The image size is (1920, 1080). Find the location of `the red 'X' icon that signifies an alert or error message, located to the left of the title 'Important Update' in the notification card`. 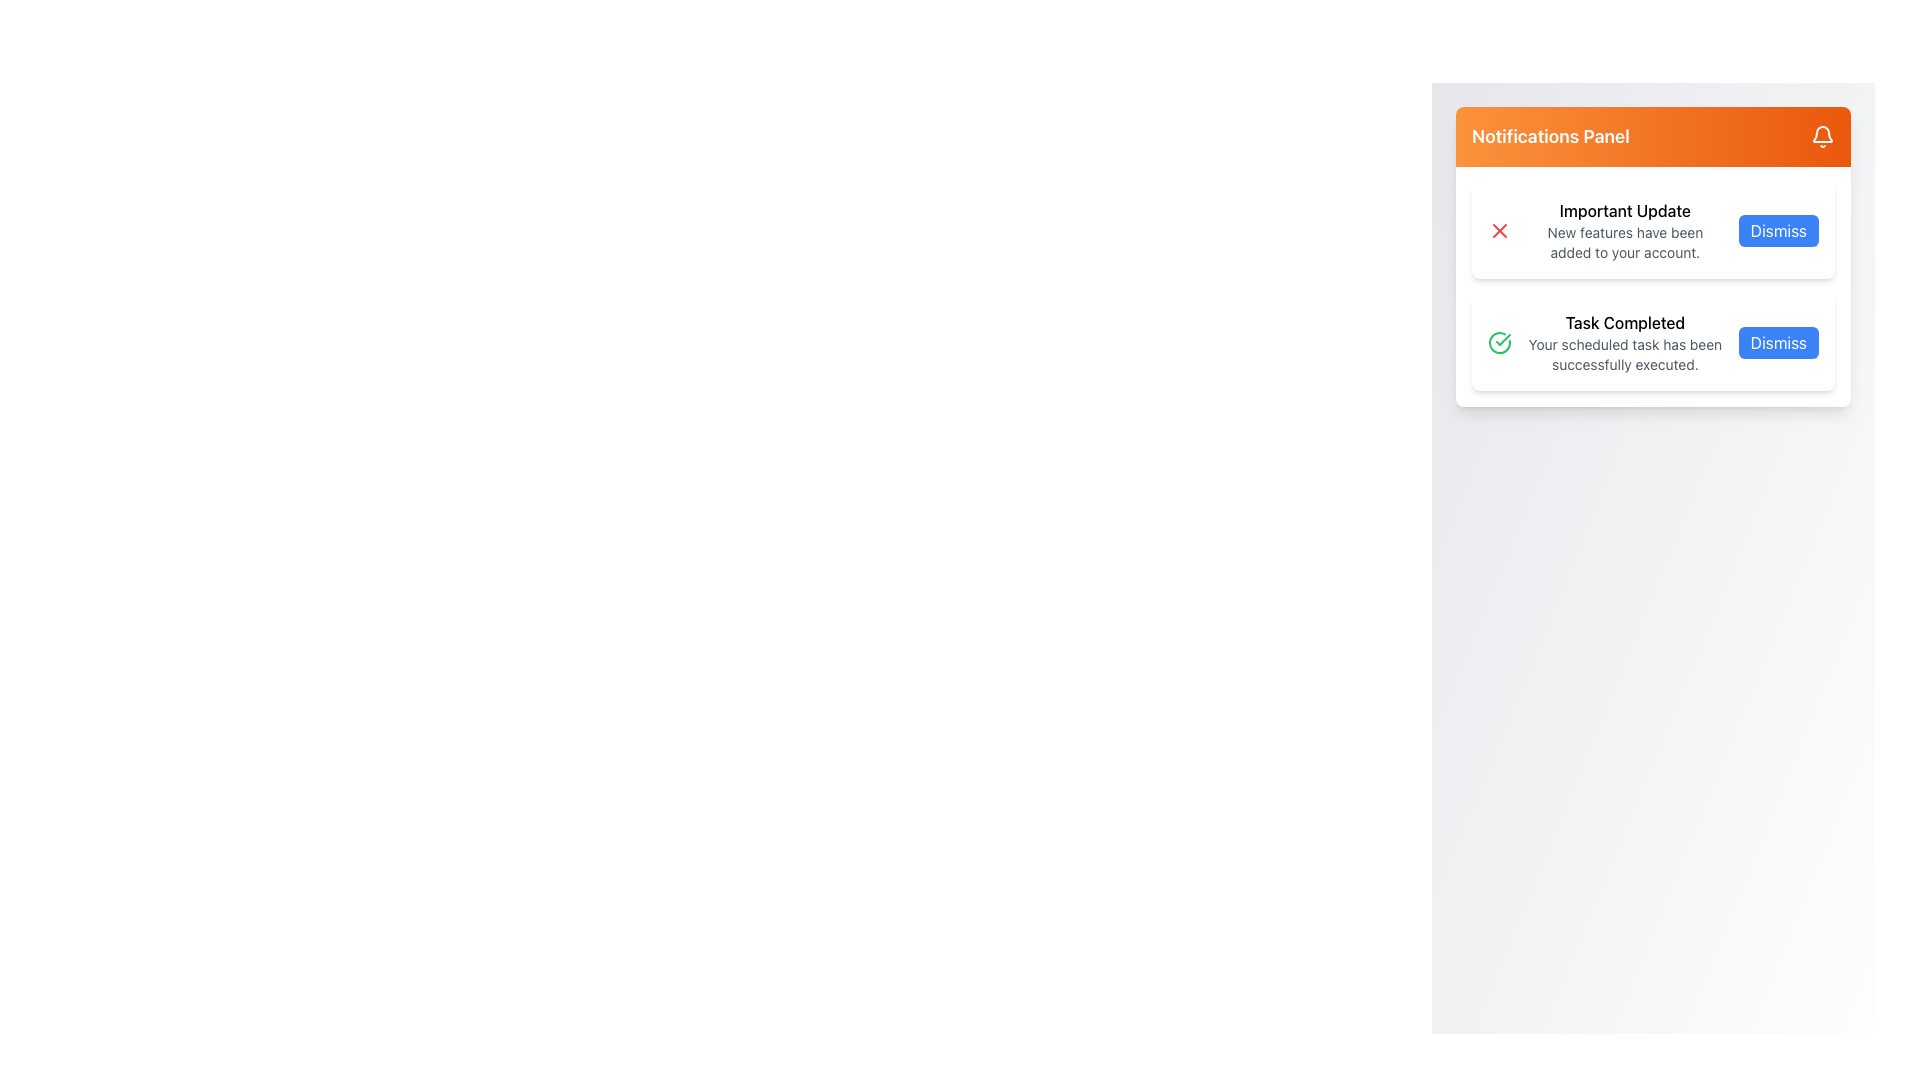

the red 'X' icon that signifies an alert or error message, located to the left of the title 'Important Update' in the notification card is located at coordinates (1499, 230).